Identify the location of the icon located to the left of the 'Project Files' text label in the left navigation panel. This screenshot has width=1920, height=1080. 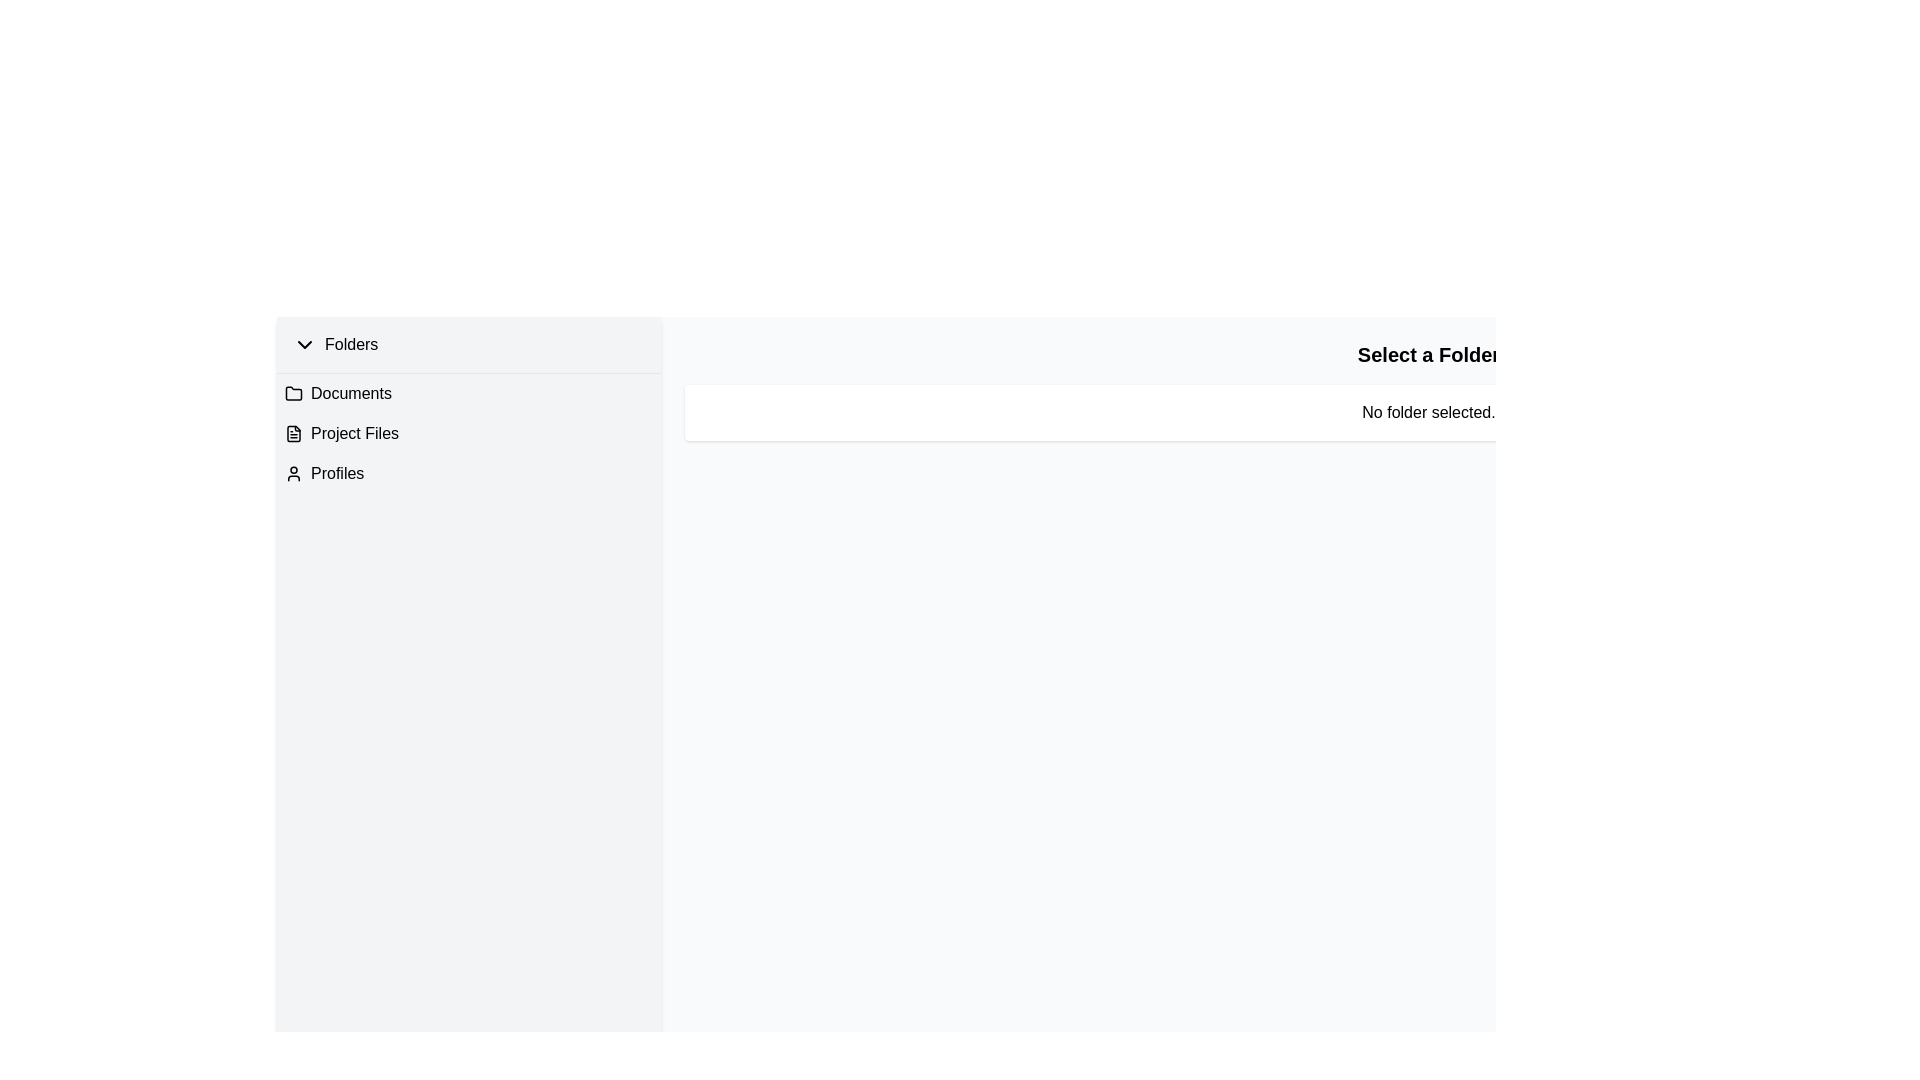
(292, 433).